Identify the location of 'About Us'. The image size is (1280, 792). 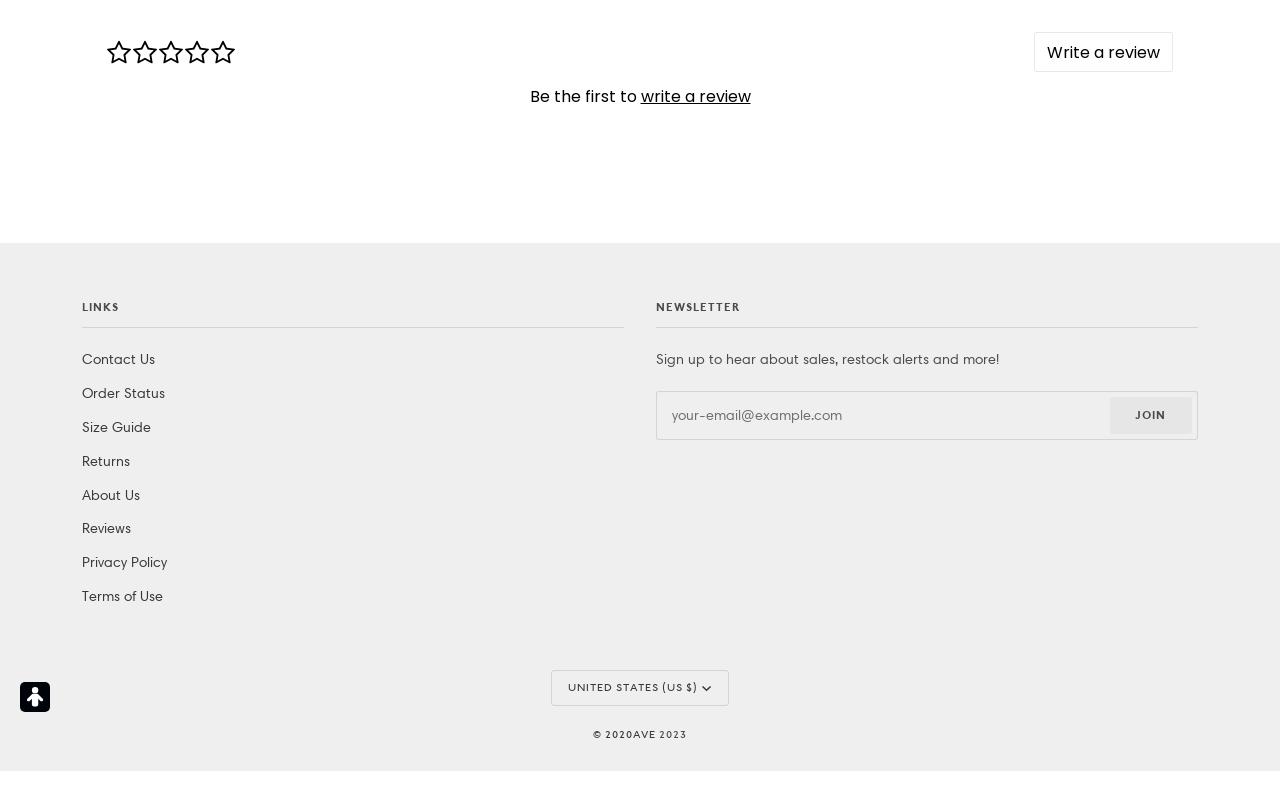
(109, 117).